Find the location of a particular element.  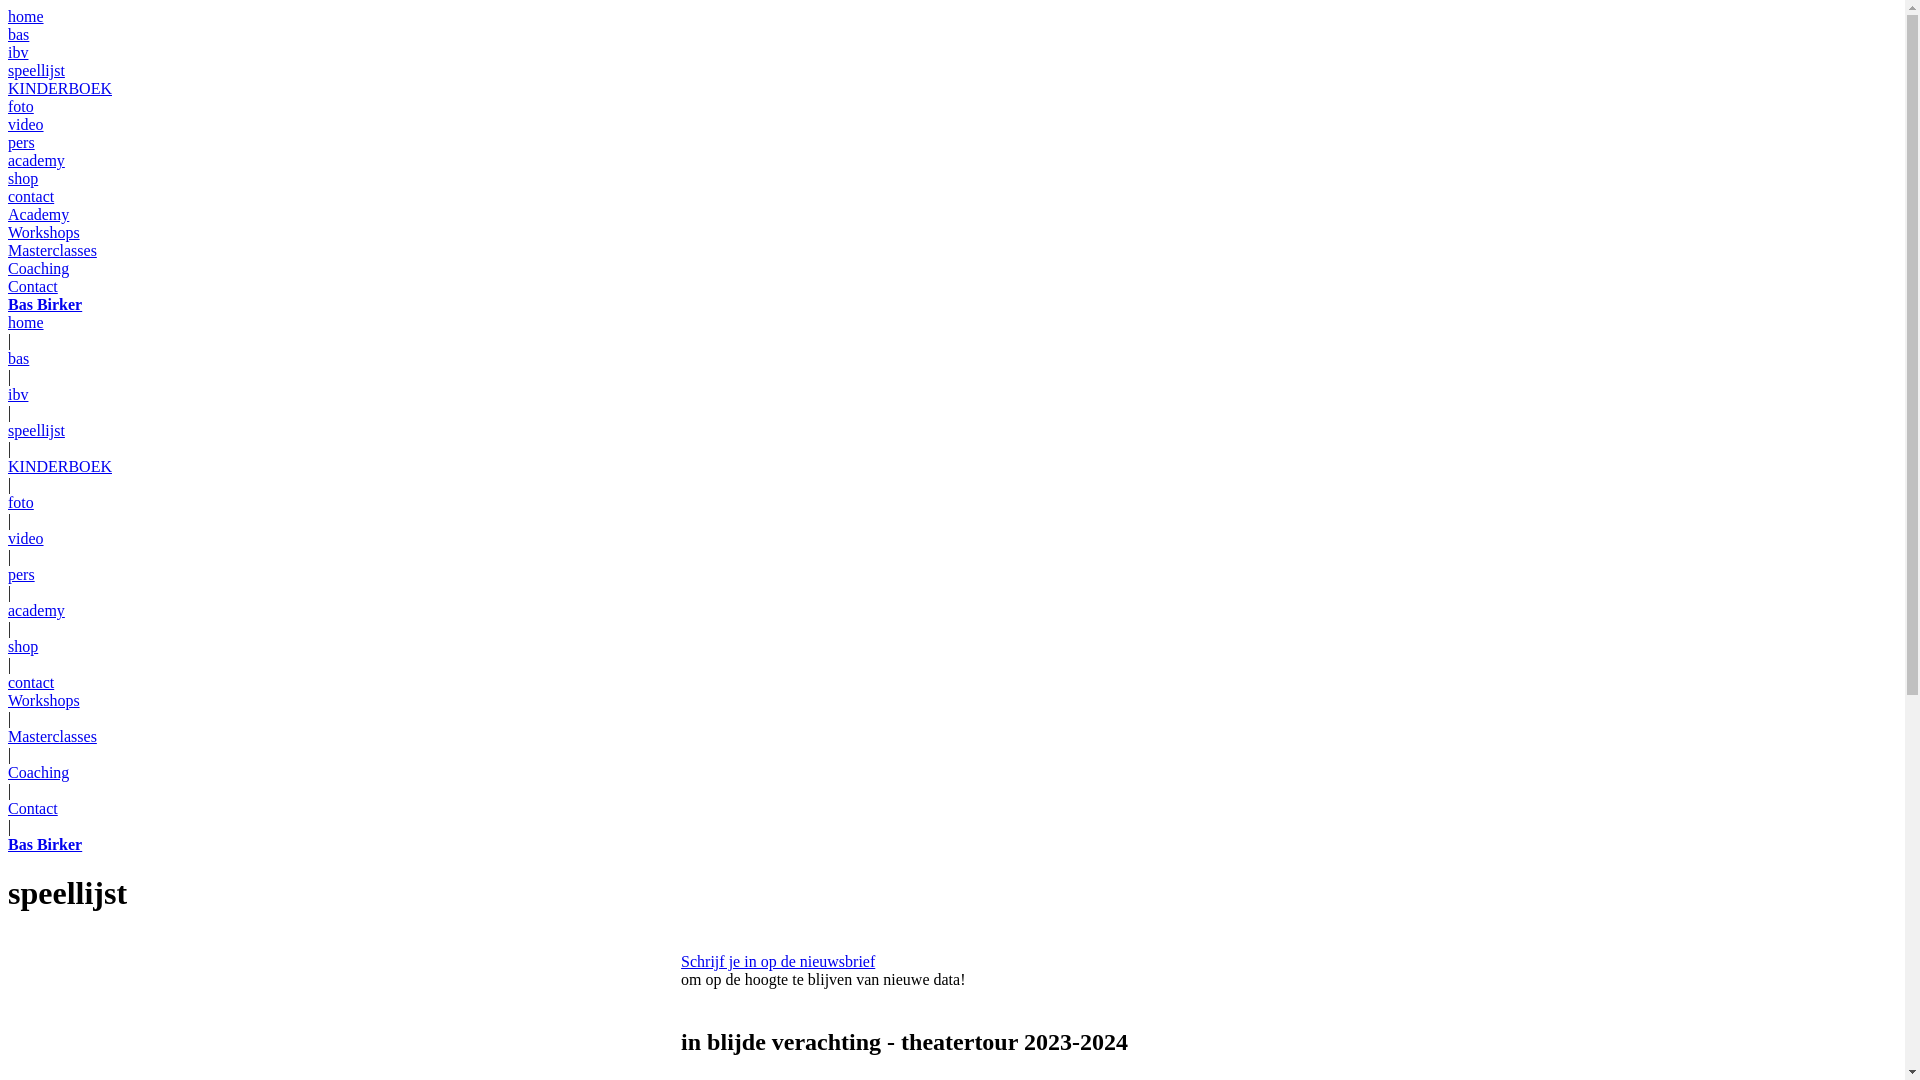

'Bas Birker' is located at coordinates (44, 304).